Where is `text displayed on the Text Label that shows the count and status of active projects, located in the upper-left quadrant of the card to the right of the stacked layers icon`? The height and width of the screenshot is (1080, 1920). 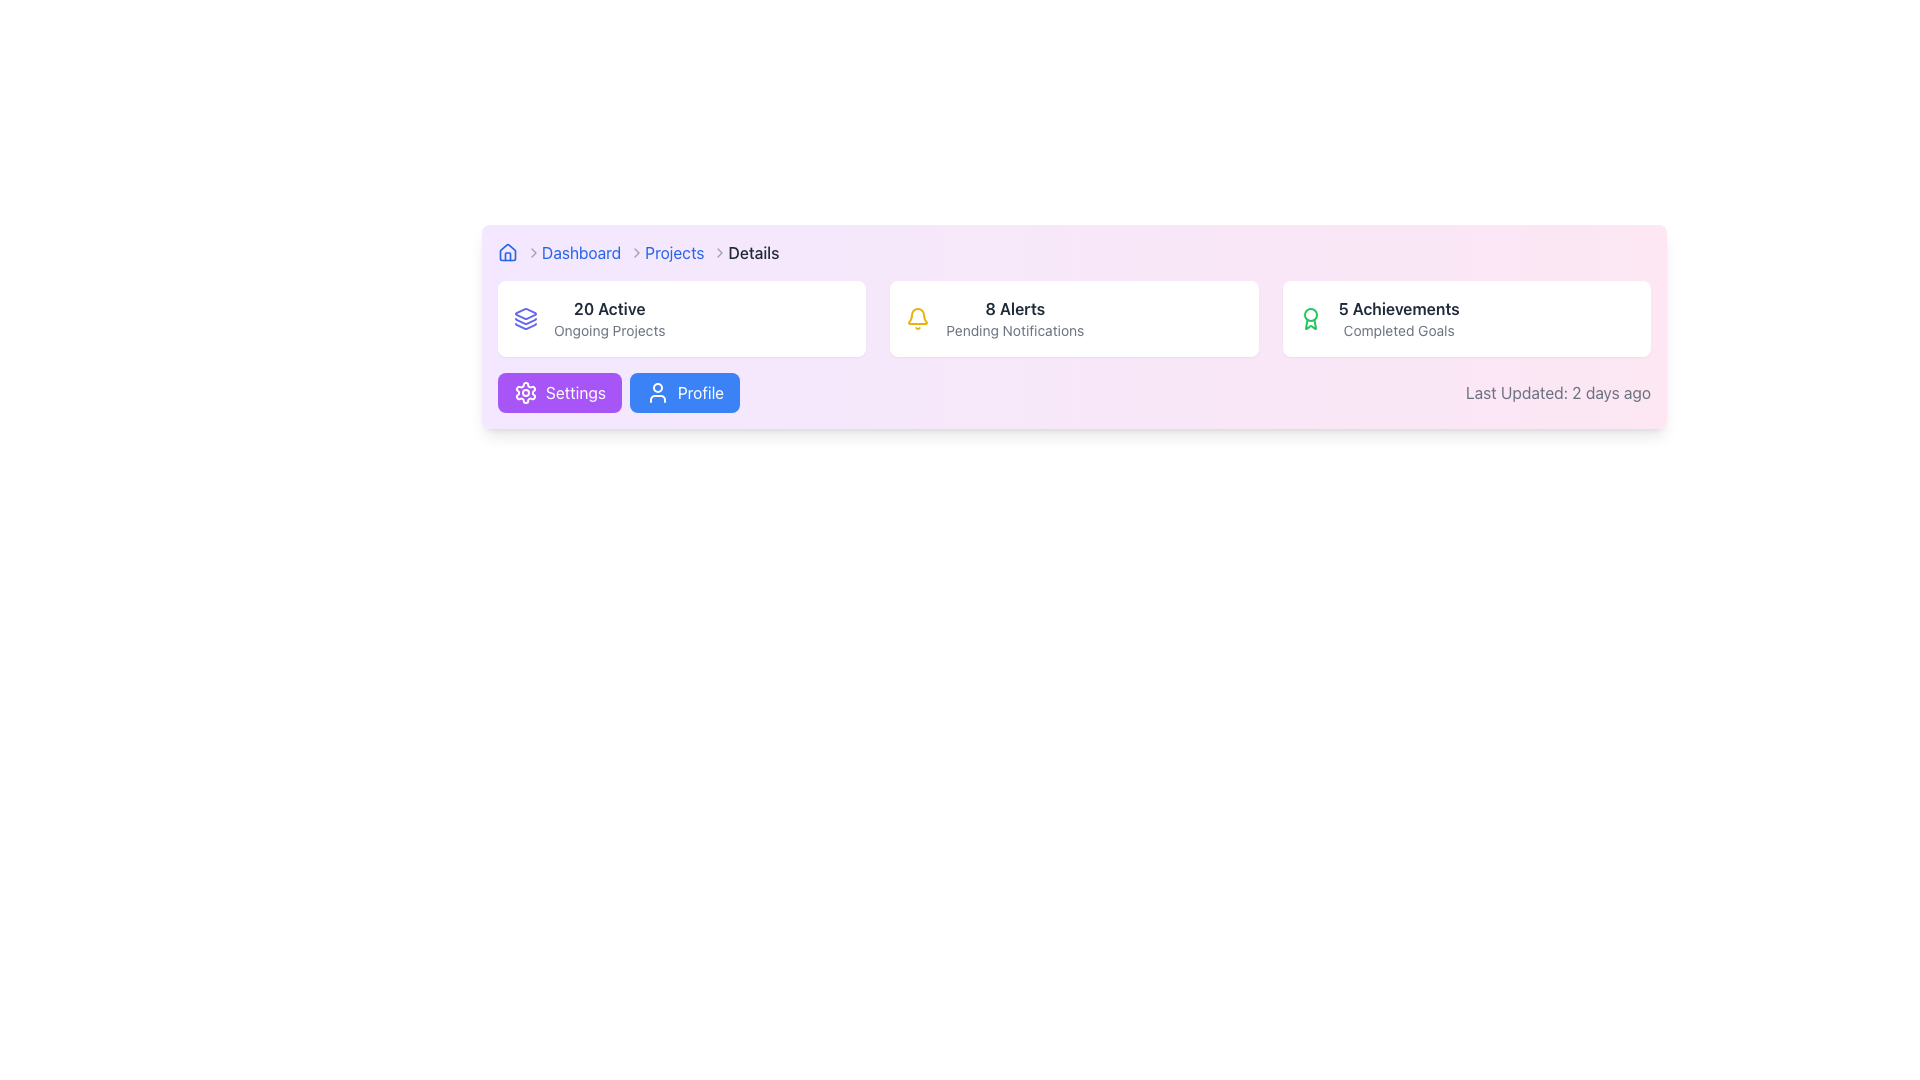 text displayed on the Text Label that shows the count and status of active projects, located in the upper-left quadrant of the card to the right of the stacked layers icon is located at coordinates (608, 308).